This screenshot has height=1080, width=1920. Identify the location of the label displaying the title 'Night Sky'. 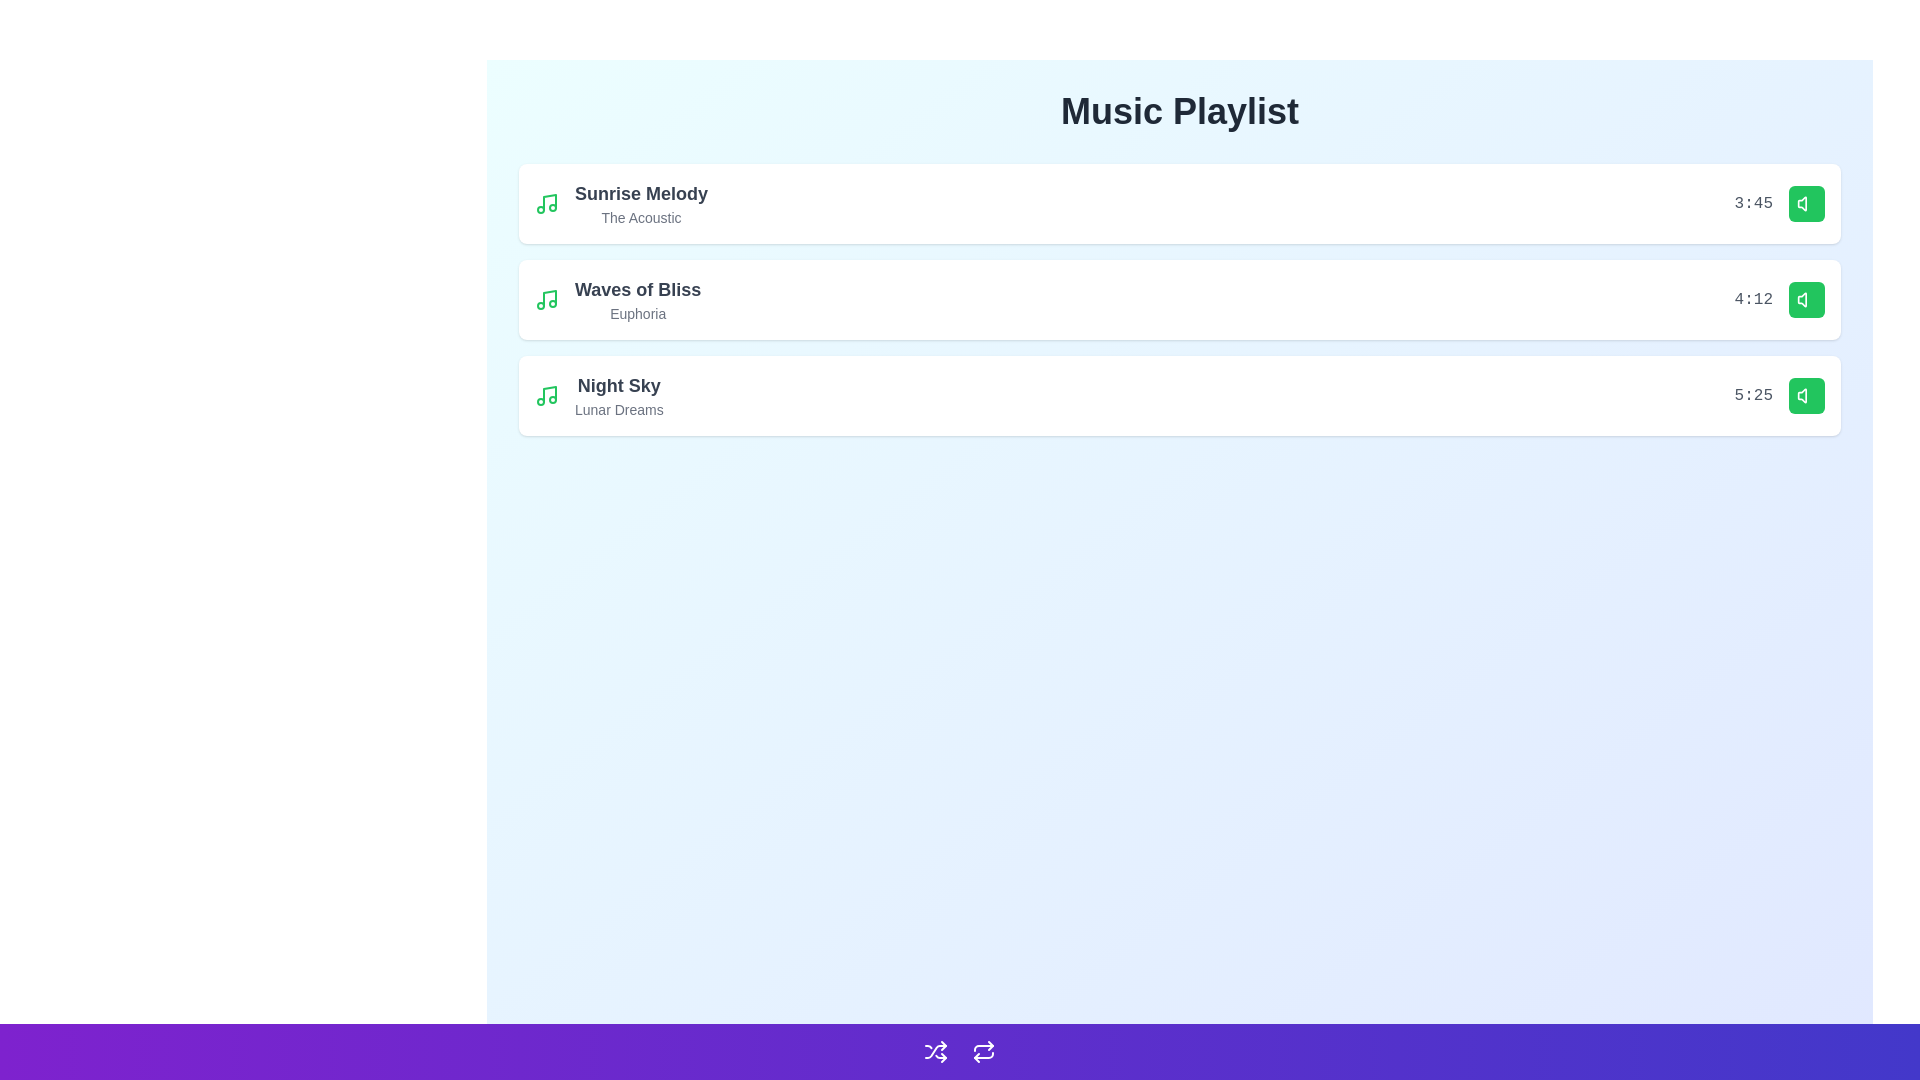
(618, 385).